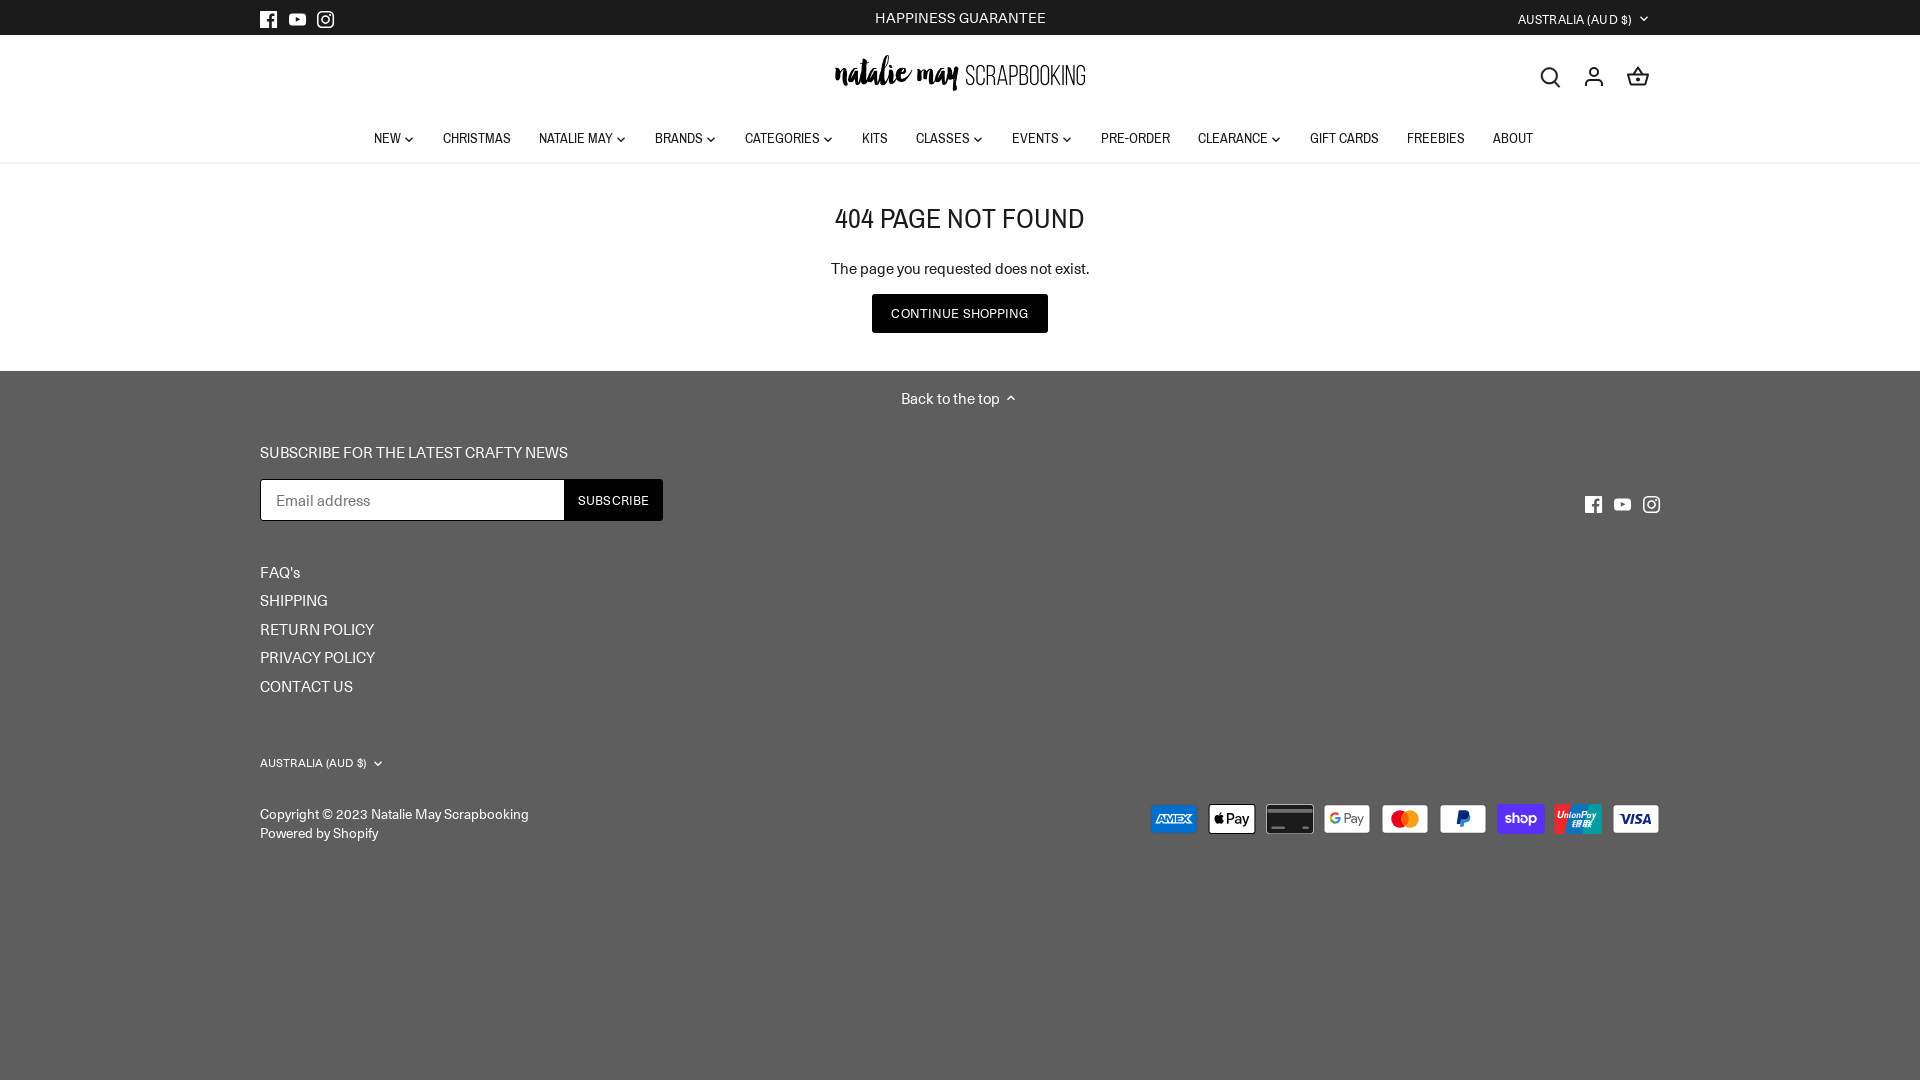  What do you see at coordinates (305, 685) in the screenshot?
I see `'CONTACT US'` at bounding box center [305, 685].